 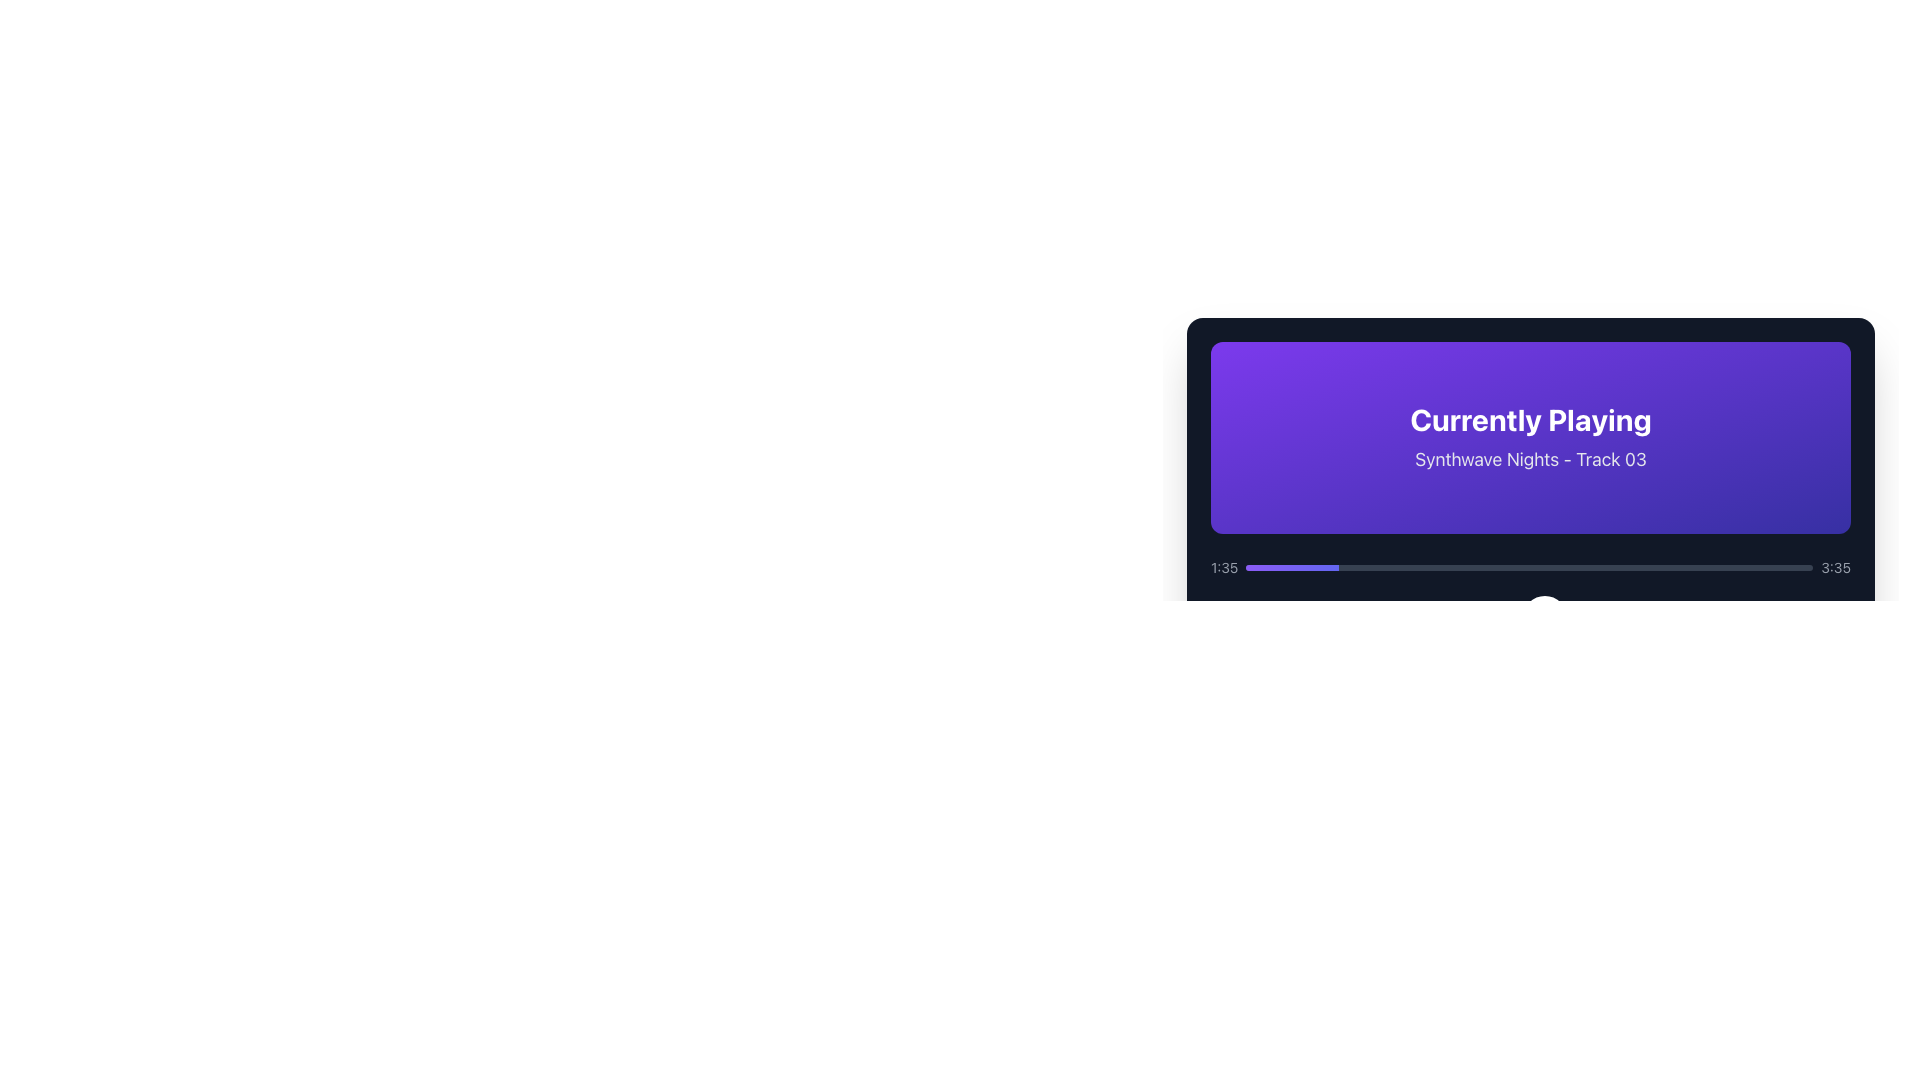 I want to click on the music note icon, so click(x=1250, y=793).